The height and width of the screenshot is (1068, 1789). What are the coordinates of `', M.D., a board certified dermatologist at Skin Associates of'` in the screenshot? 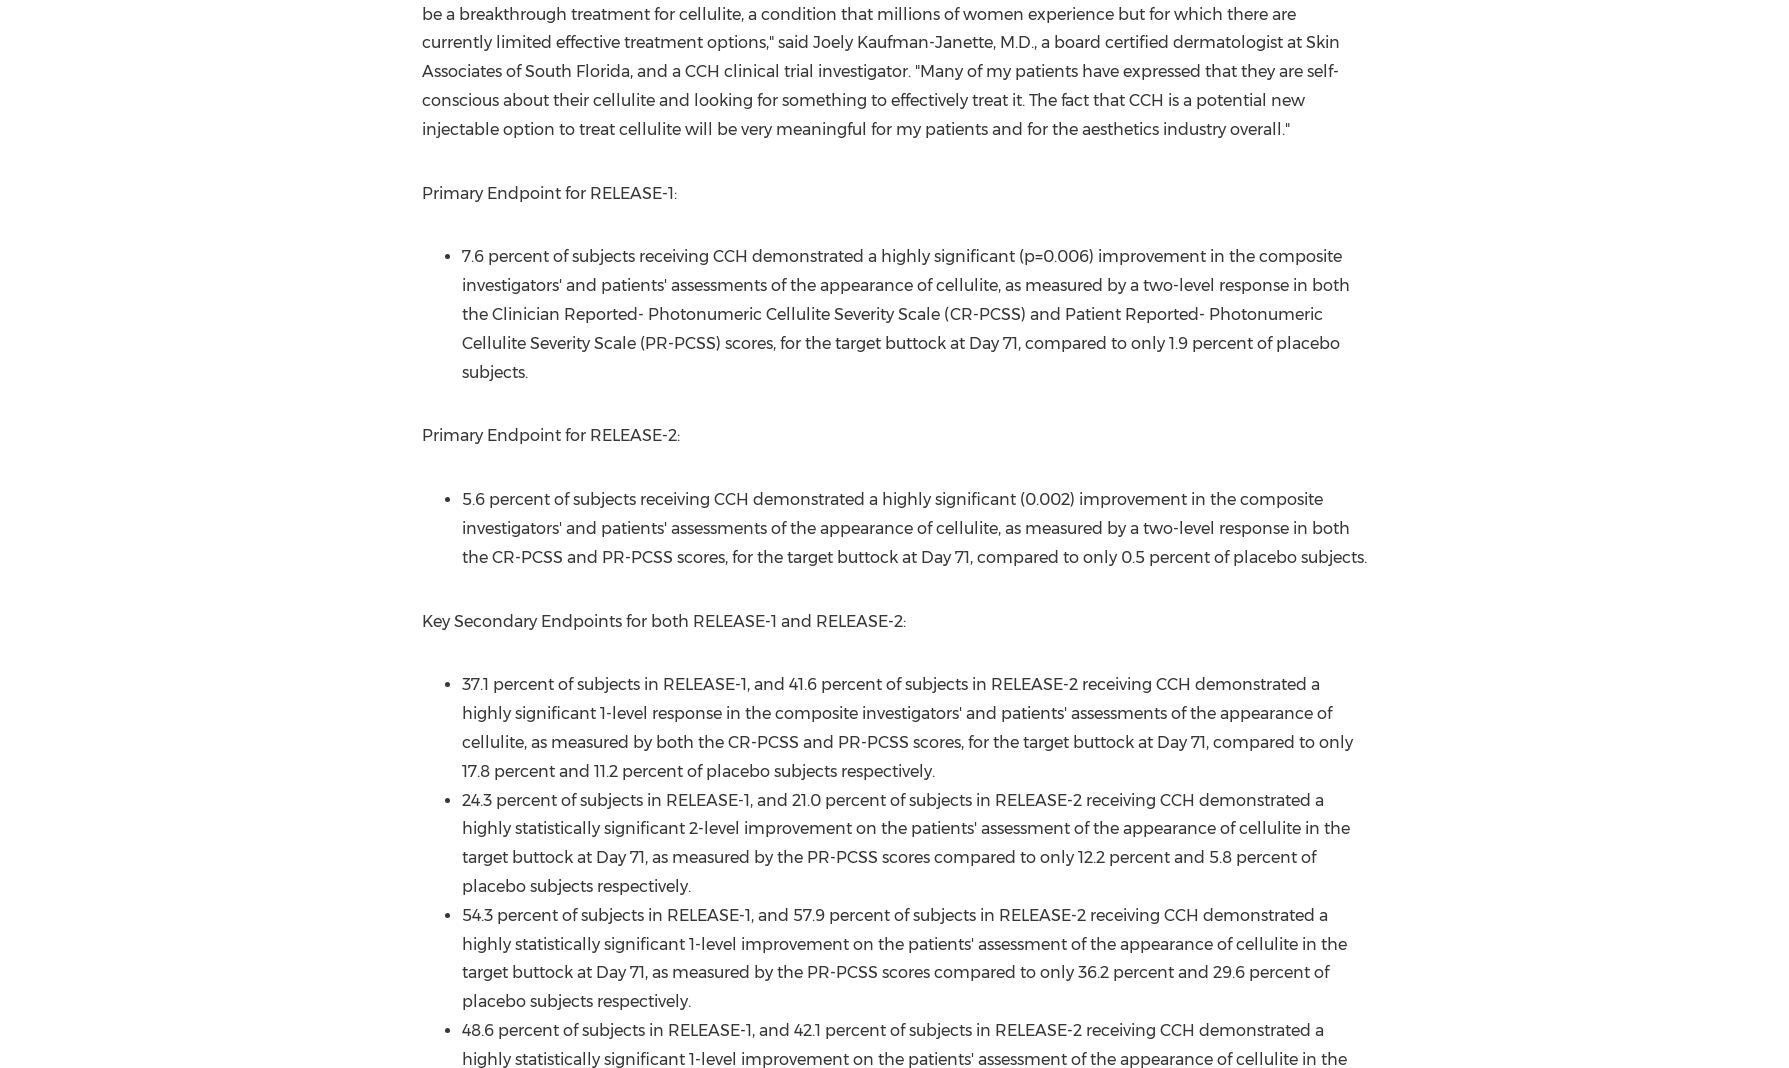 It's located at (421, 56).